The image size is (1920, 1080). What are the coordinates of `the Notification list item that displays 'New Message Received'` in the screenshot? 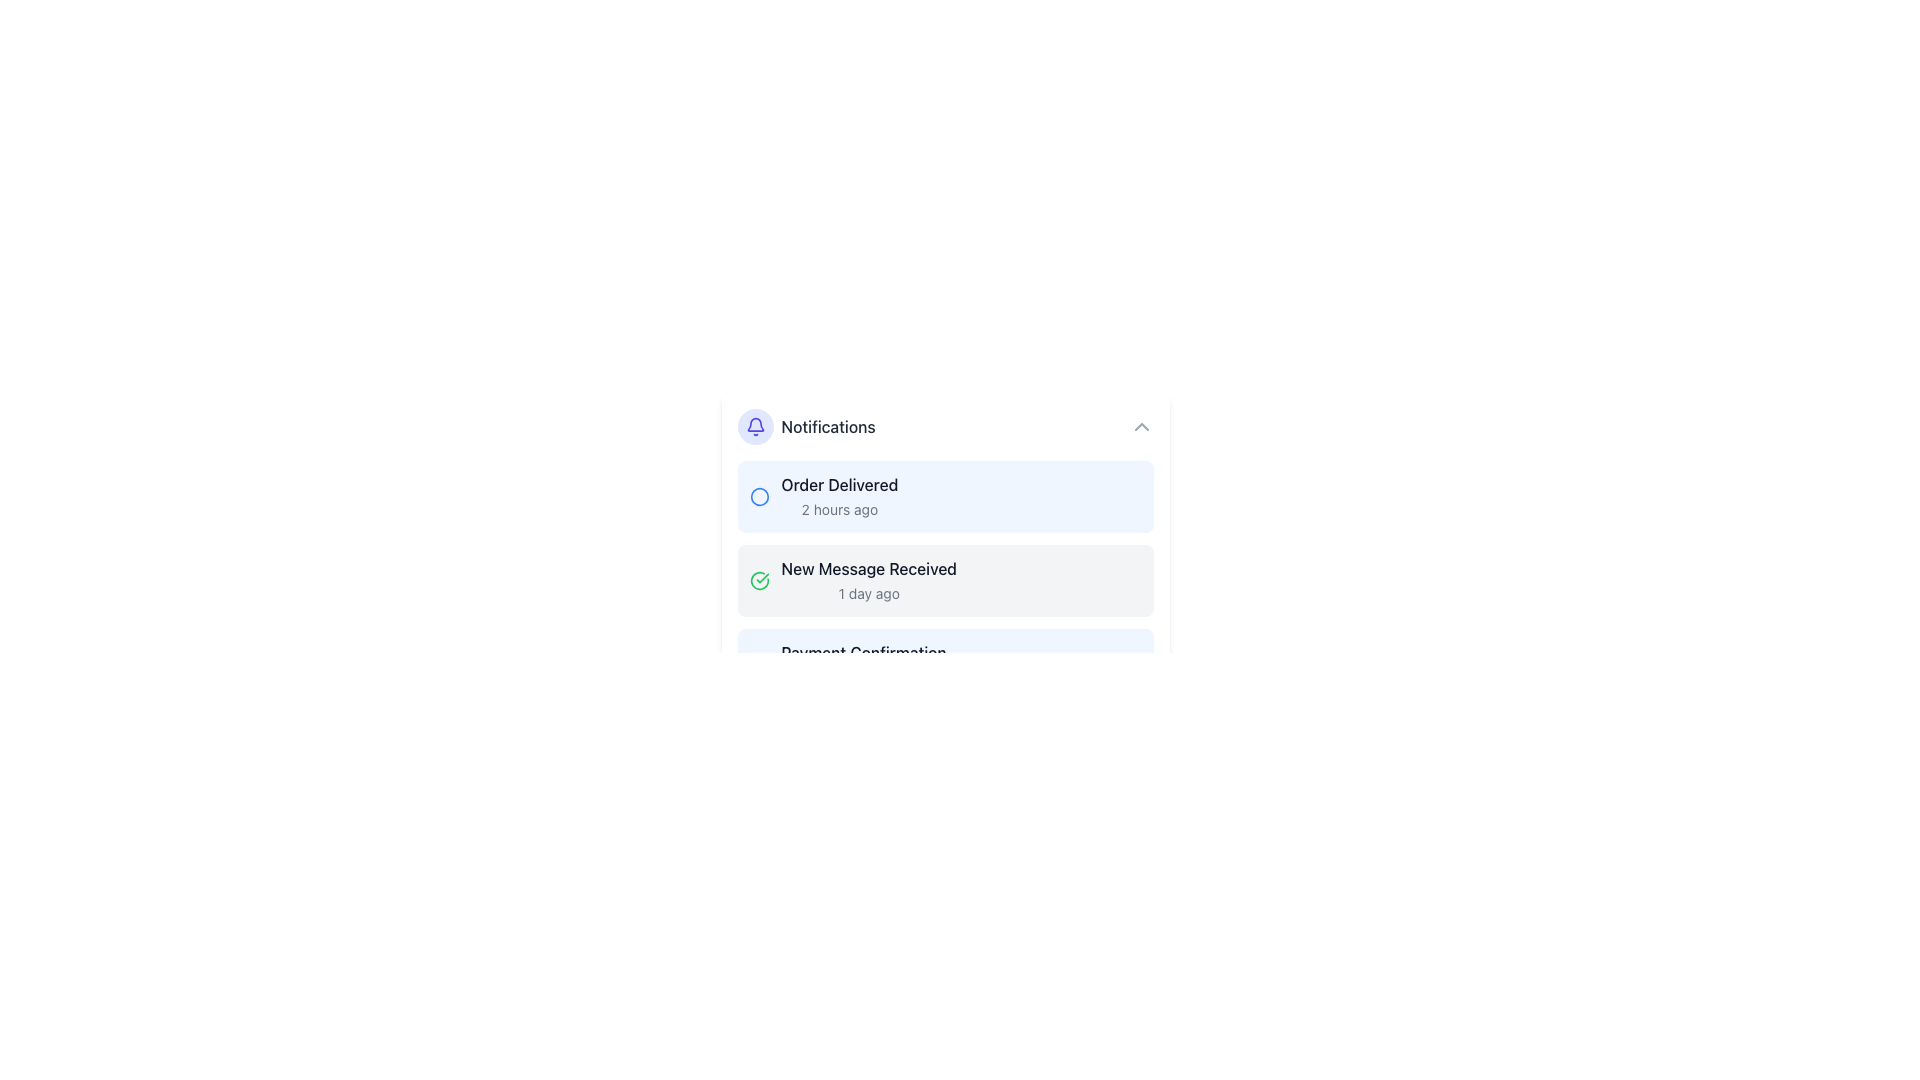 It's located at (869, 581).